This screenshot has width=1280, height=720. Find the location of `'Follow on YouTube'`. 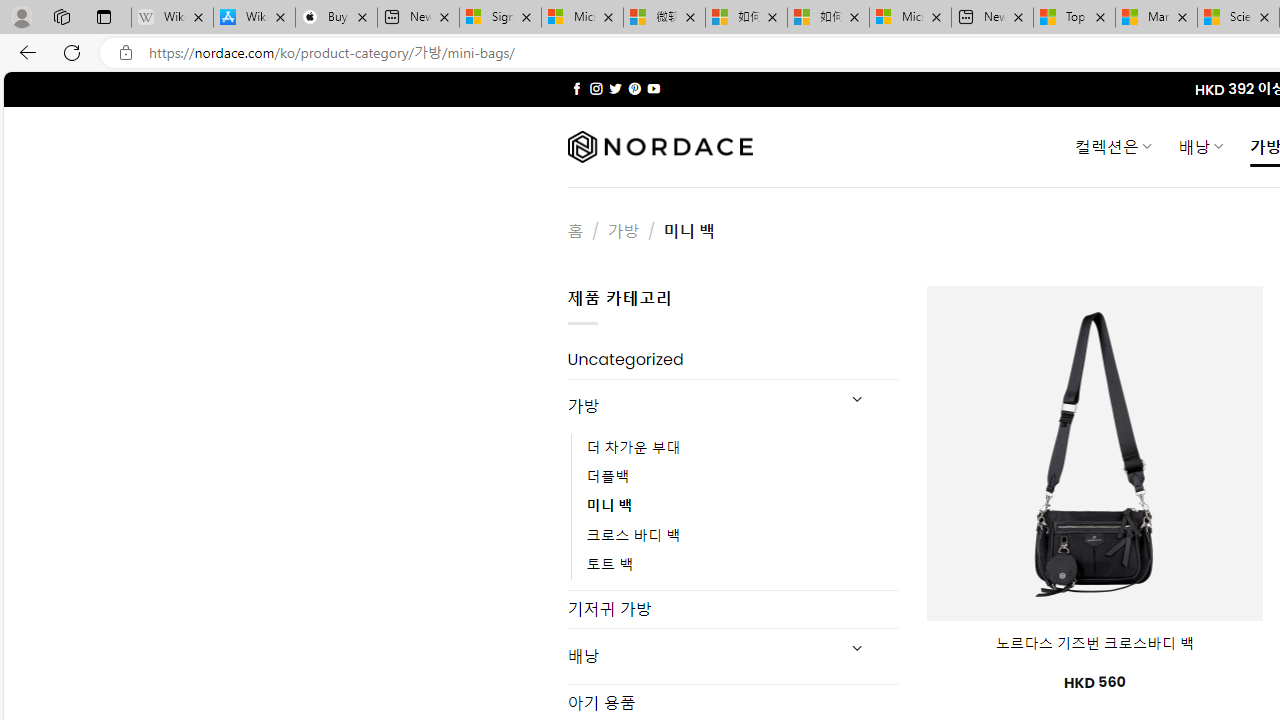

'Follow on YouTube' is located at coordinates (653, 88).